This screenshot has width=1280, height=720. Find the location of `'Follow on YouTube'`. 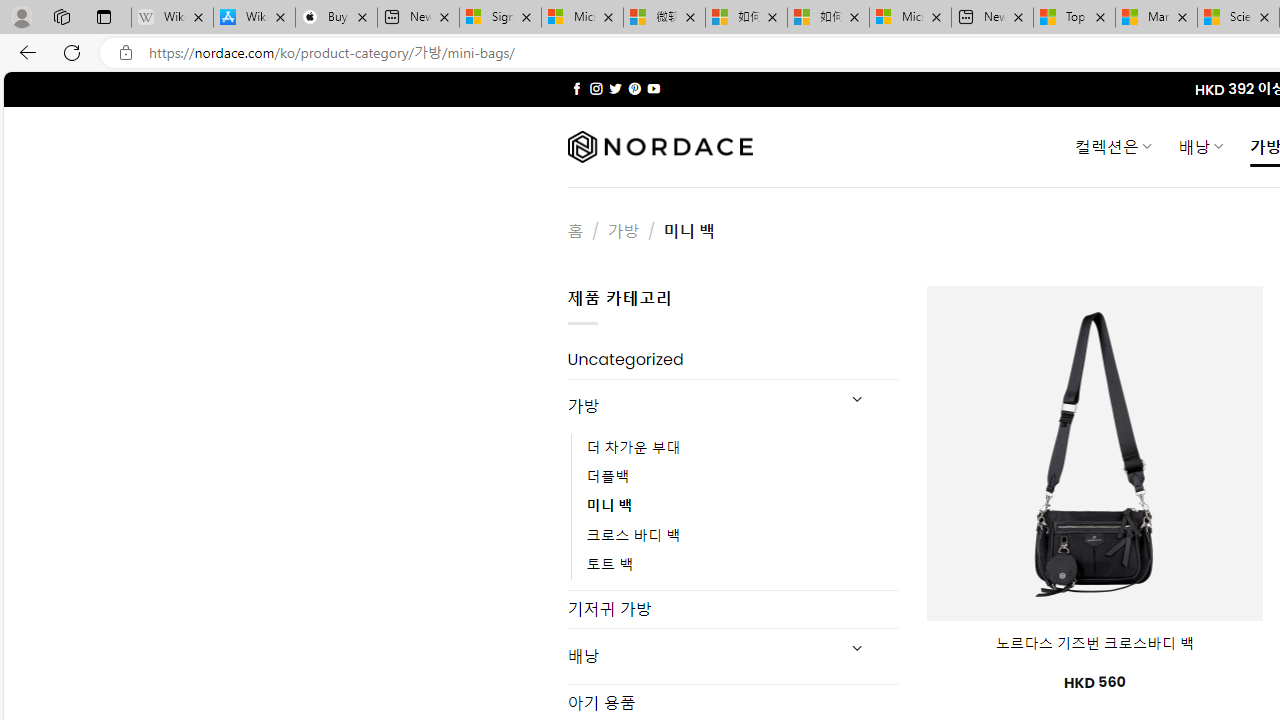

'Follow on YouTube' is located at coordinates (653, 88).